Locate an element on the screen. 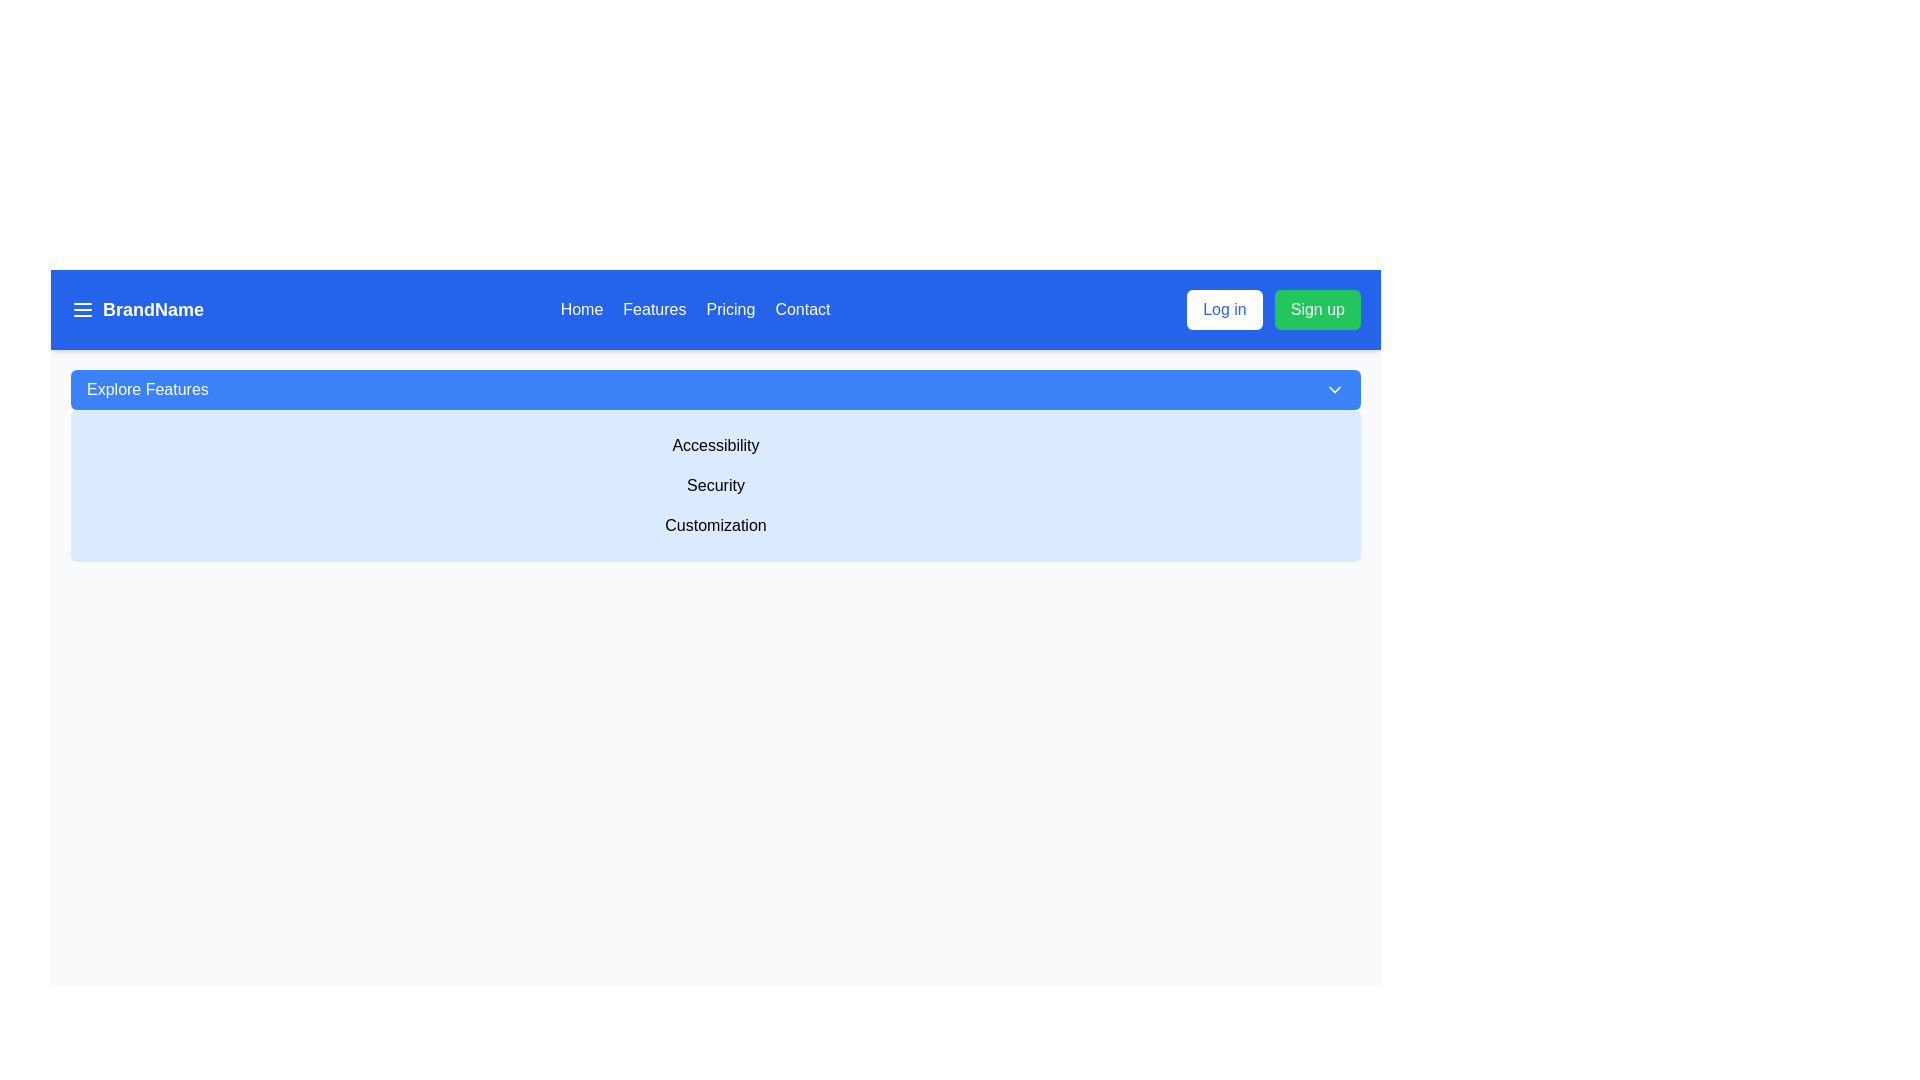 The image size is (1920, 1080). the dropdown indicator located on the far right of the 'Explore Features' button is located at coordinates (1334, 389).